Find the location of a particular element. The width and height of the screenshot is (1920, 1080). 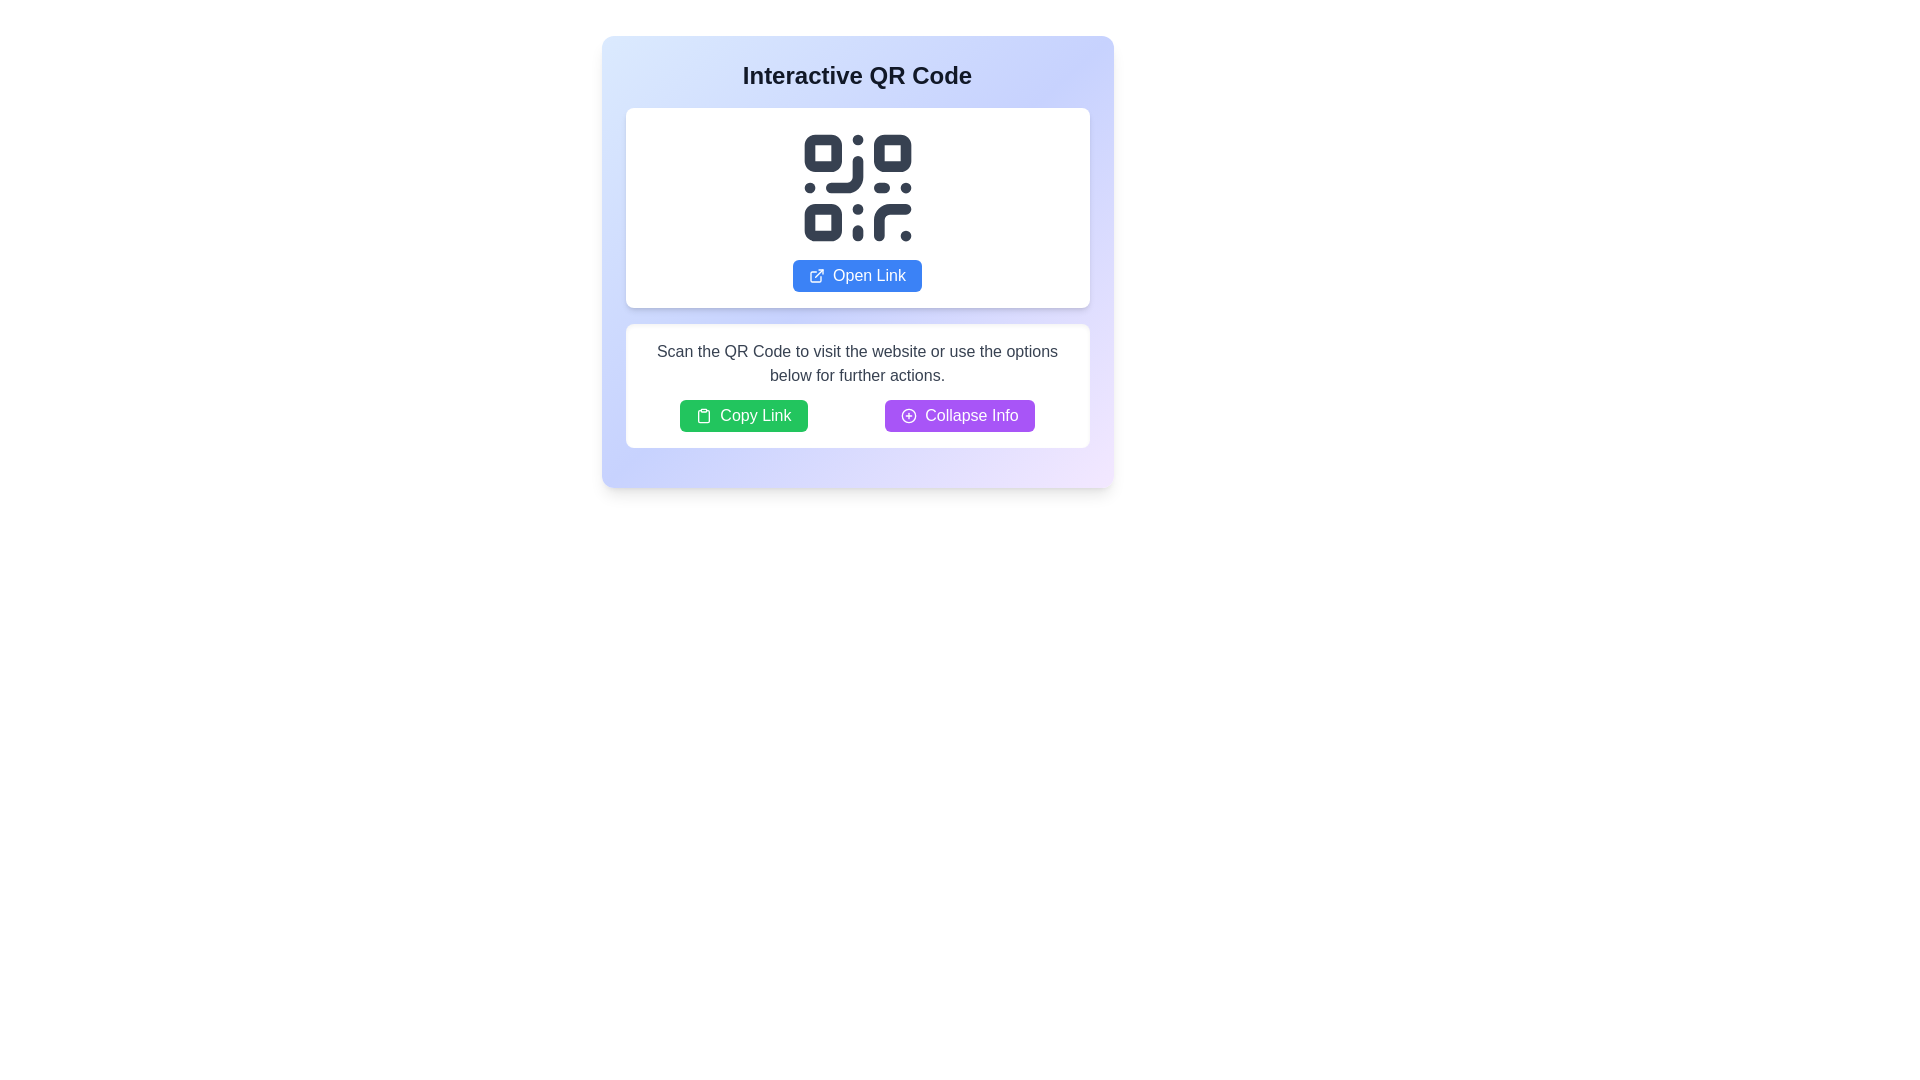

the clipboard icon located to the left of the 'Copy Link' button at the center bottom of the QR Code section is located at coordinates (704, 415).